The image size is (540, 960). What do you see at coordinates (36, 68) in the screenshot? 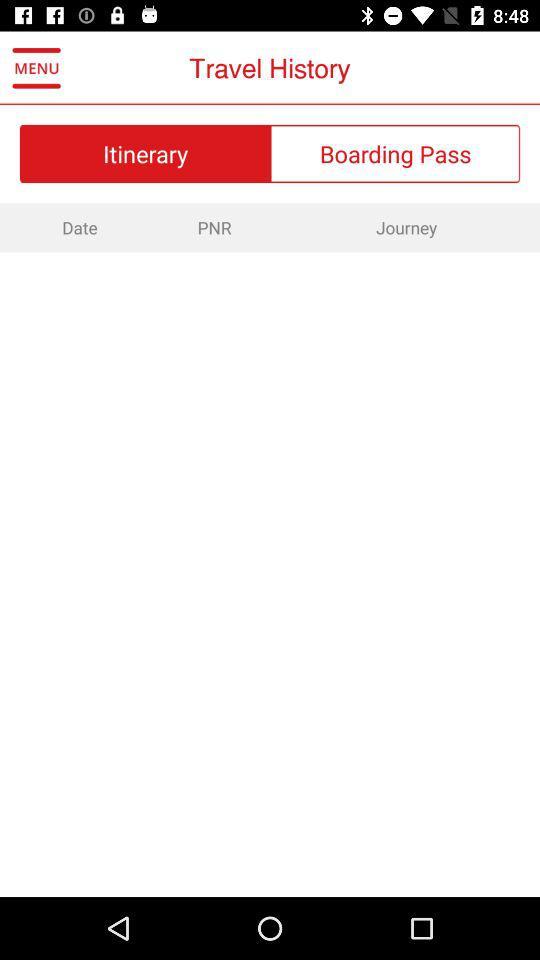
I see `icon to the left of travel history icon` at bounding box center [36, 68].